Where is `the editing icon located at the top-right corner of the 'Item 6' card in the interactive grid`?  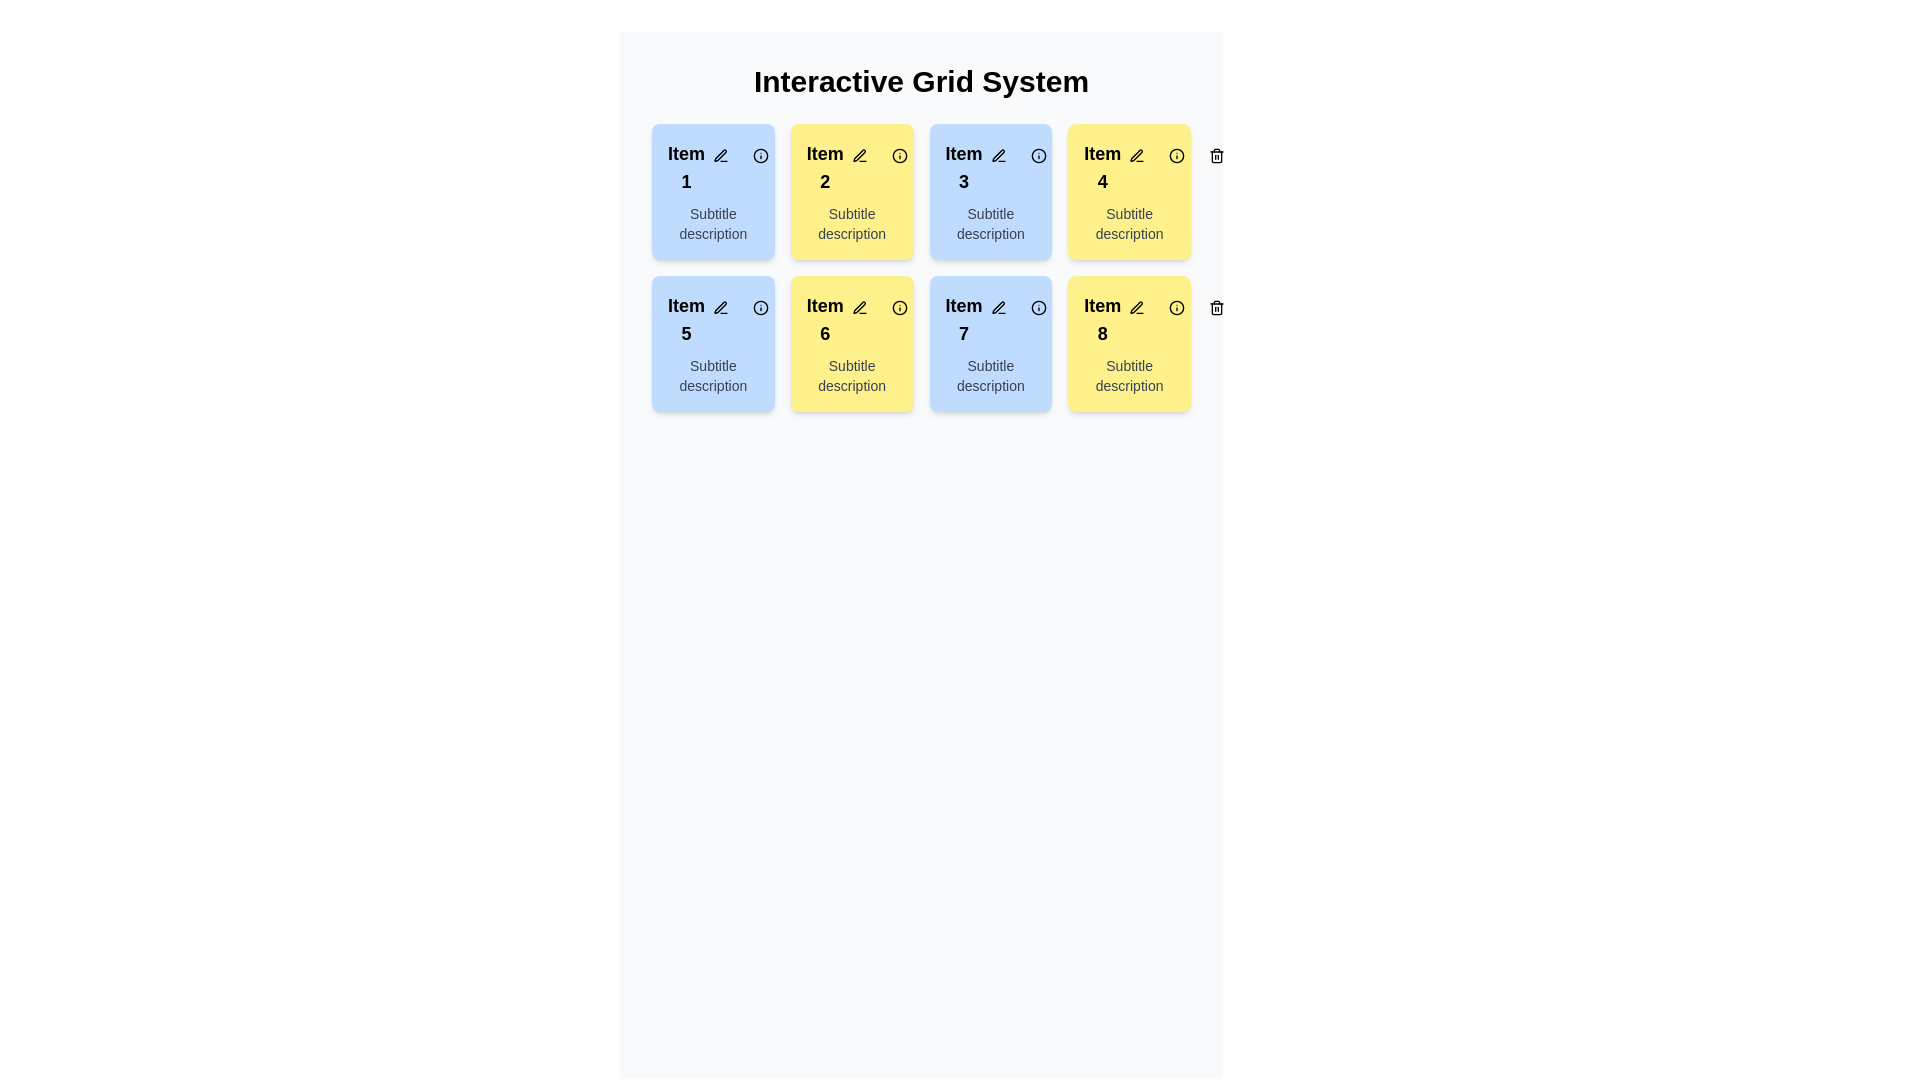
the editing icon located at the top-right corner of the 'Item 6' card in the interactive grid is located at coordinates (859, 307).